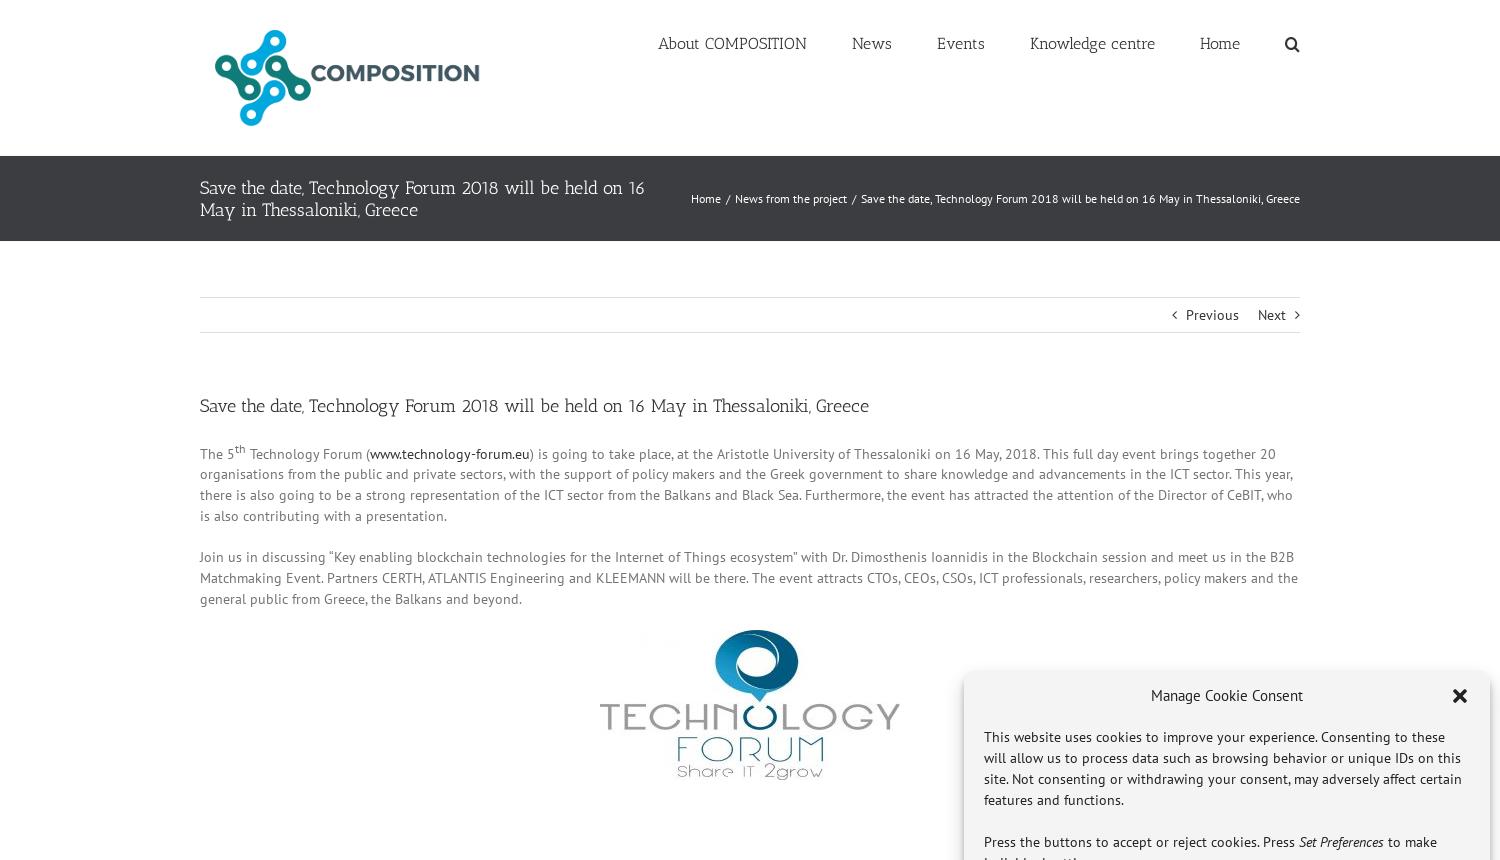 The height and width of the screenshot is (860, 1500). I want to click on 'Join us in discussing “Key enabling blockchain technologies for the Internet of Things ecosystem” with Dr. Dimosthenis Ioannidis in the Blockchain session and meet us in the B2B Matchmaking Event. Partners CERTH, ATLANTIS Engineering and KLEEMANN will be there. The event attracts CTOs, CEOs, CSOs, ICT professionals, researchers, policy makers and the general public from Greece, the Balkans and beyond.', so click(747, 578).